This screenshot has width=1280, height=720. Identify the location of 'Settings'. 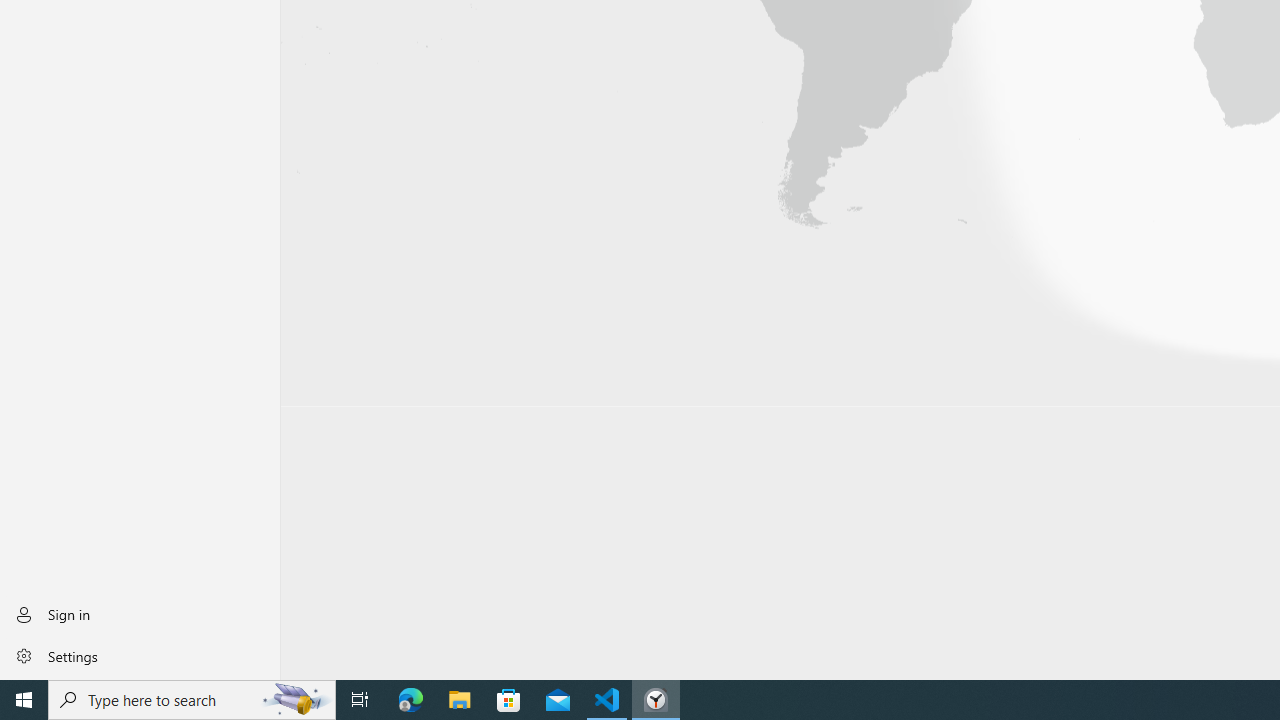
(139, 655).